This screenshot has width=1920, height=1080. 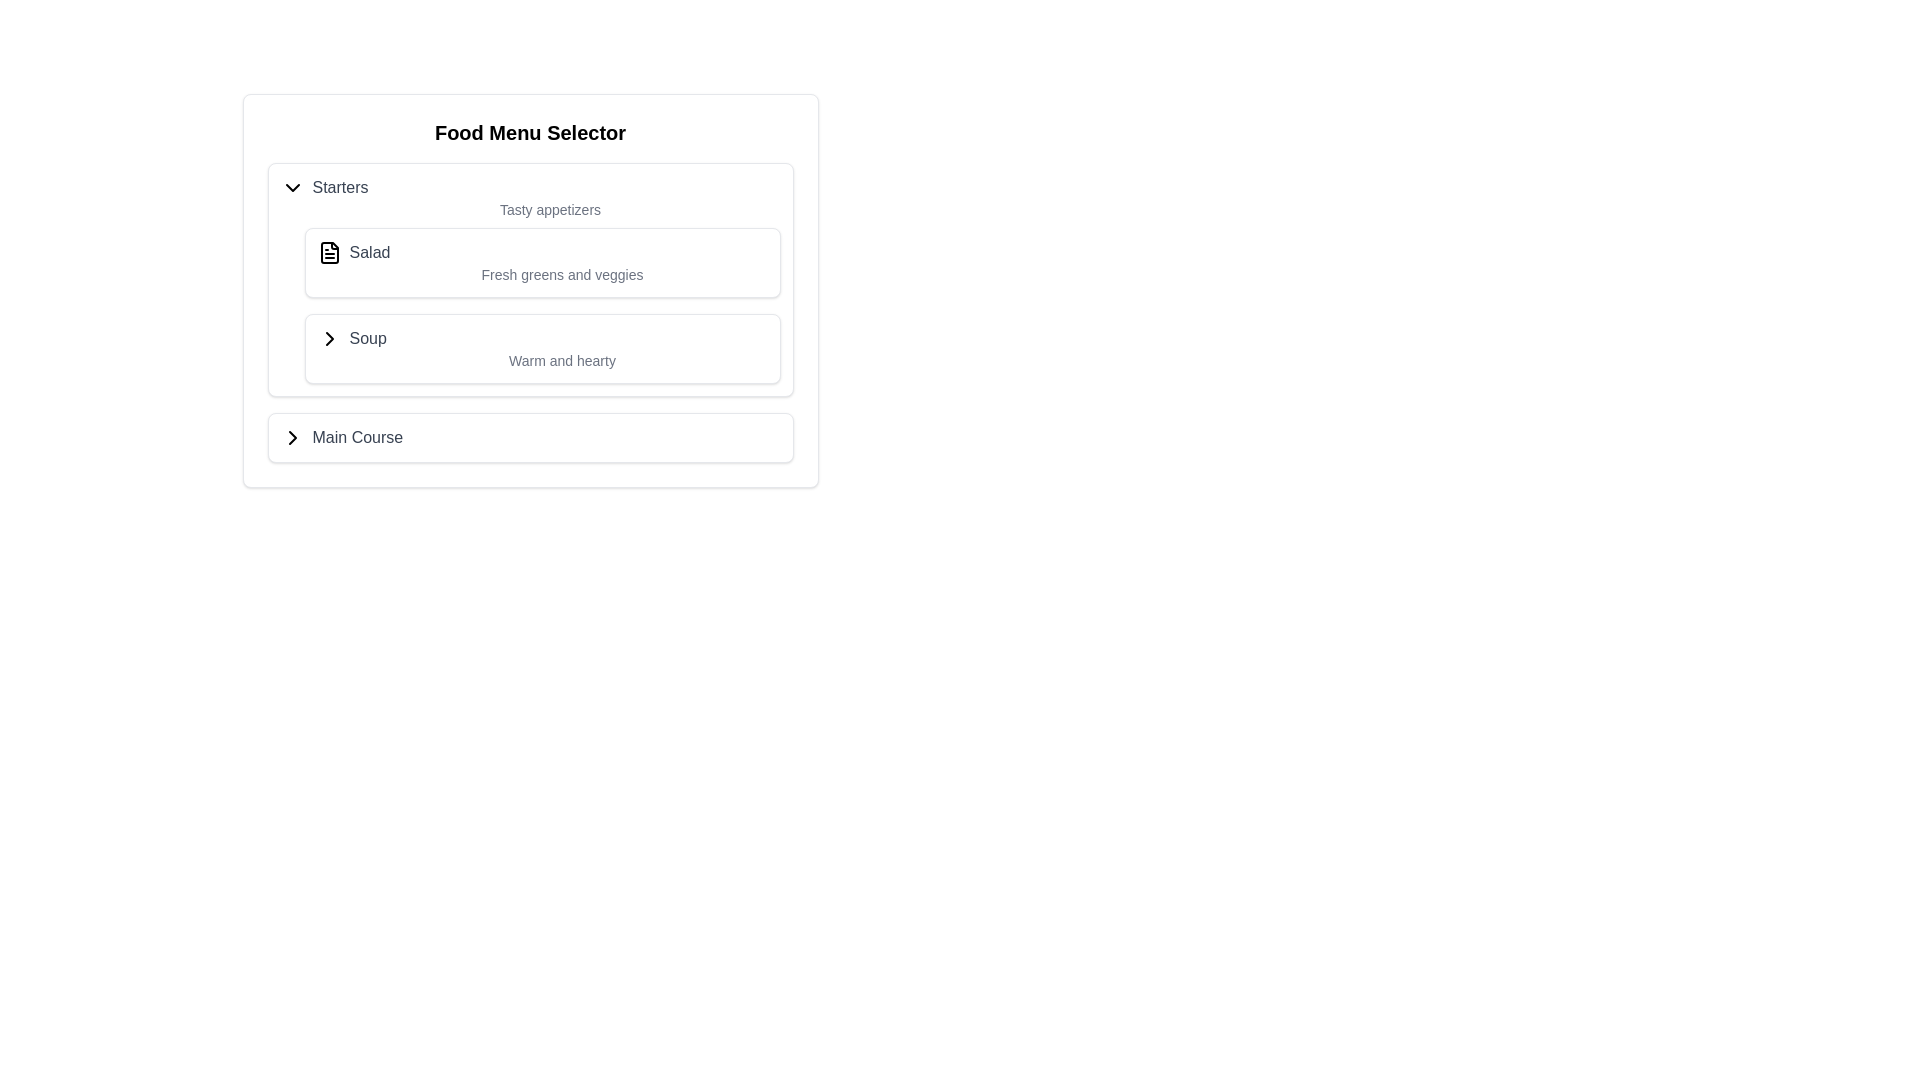 What do you see at coordinates (291, 437) in the screenshot?
I see `the right-pointing chevron icon located to the left of the 'Main Course' text` at bounding box center [291, 437].